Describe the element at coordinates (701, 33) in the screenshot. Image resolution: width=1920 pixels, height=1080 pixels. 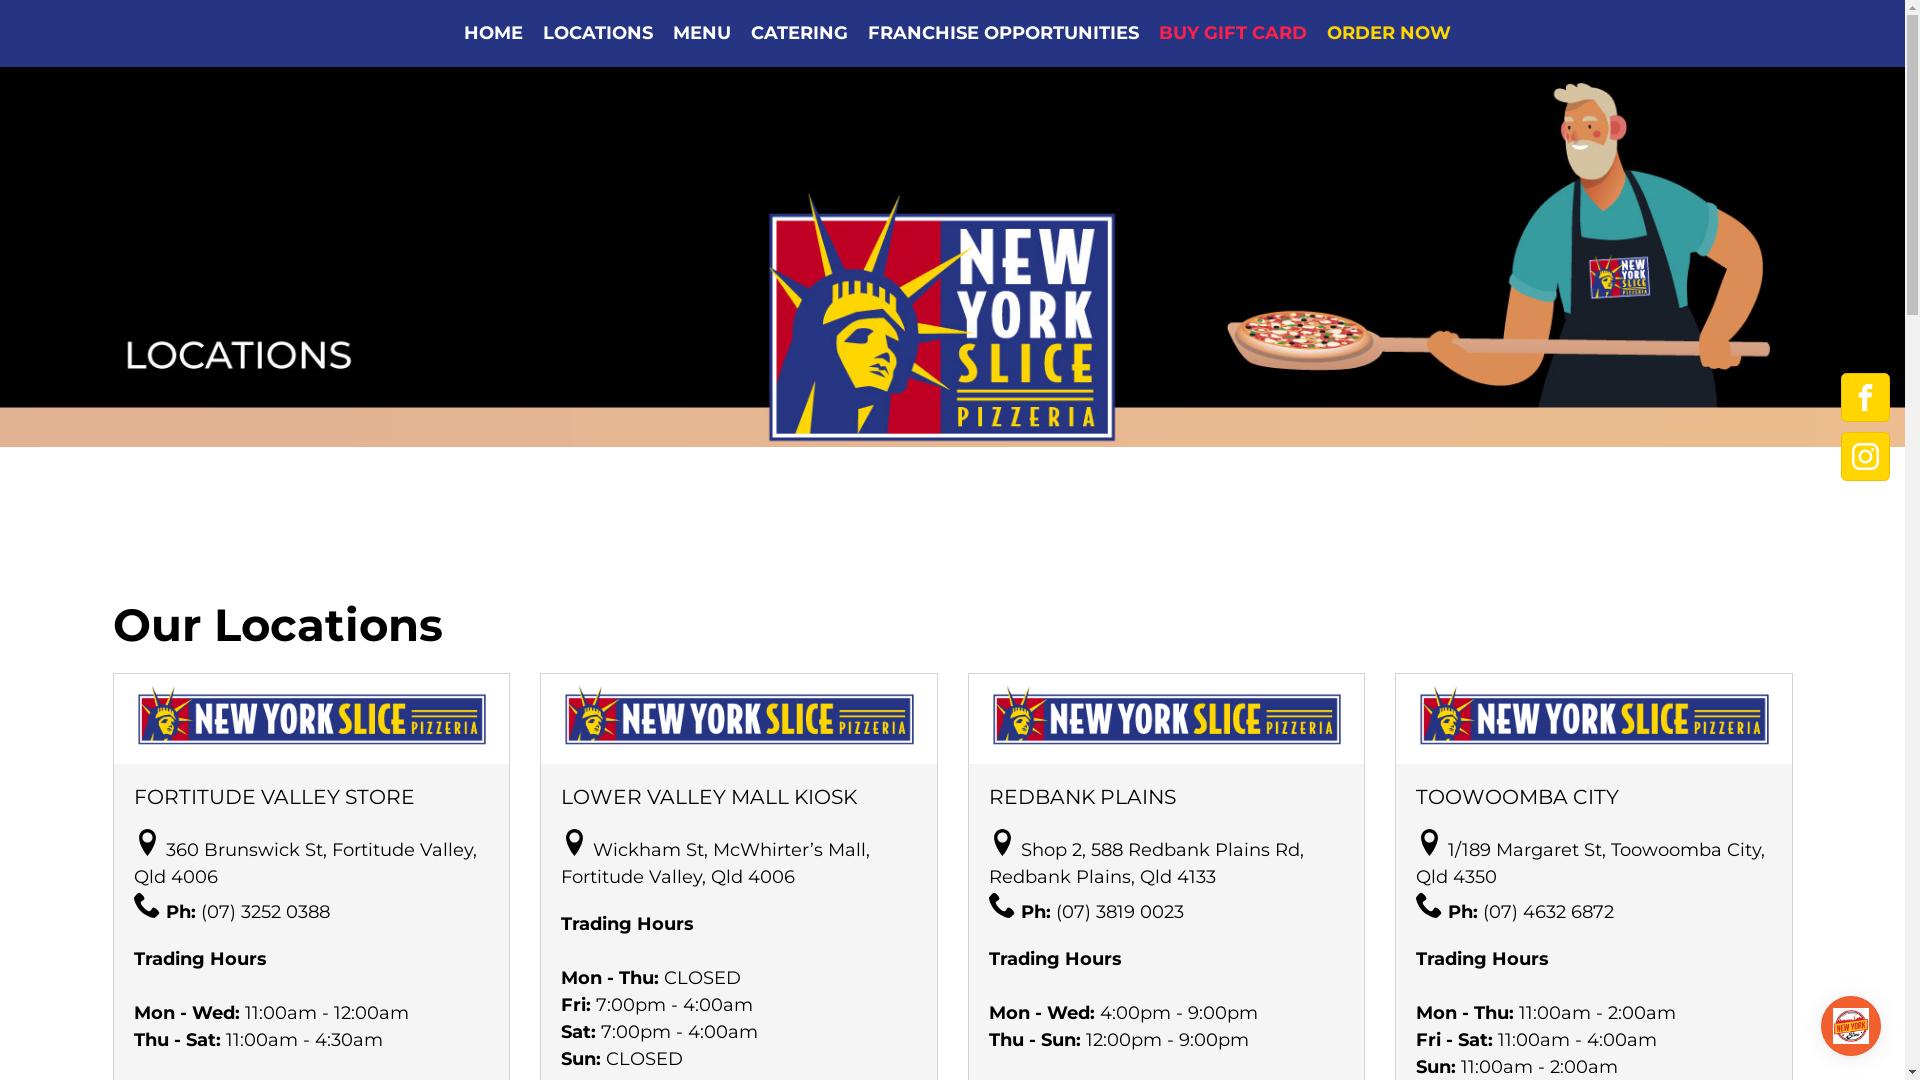
I see `'MENU'` at that location.